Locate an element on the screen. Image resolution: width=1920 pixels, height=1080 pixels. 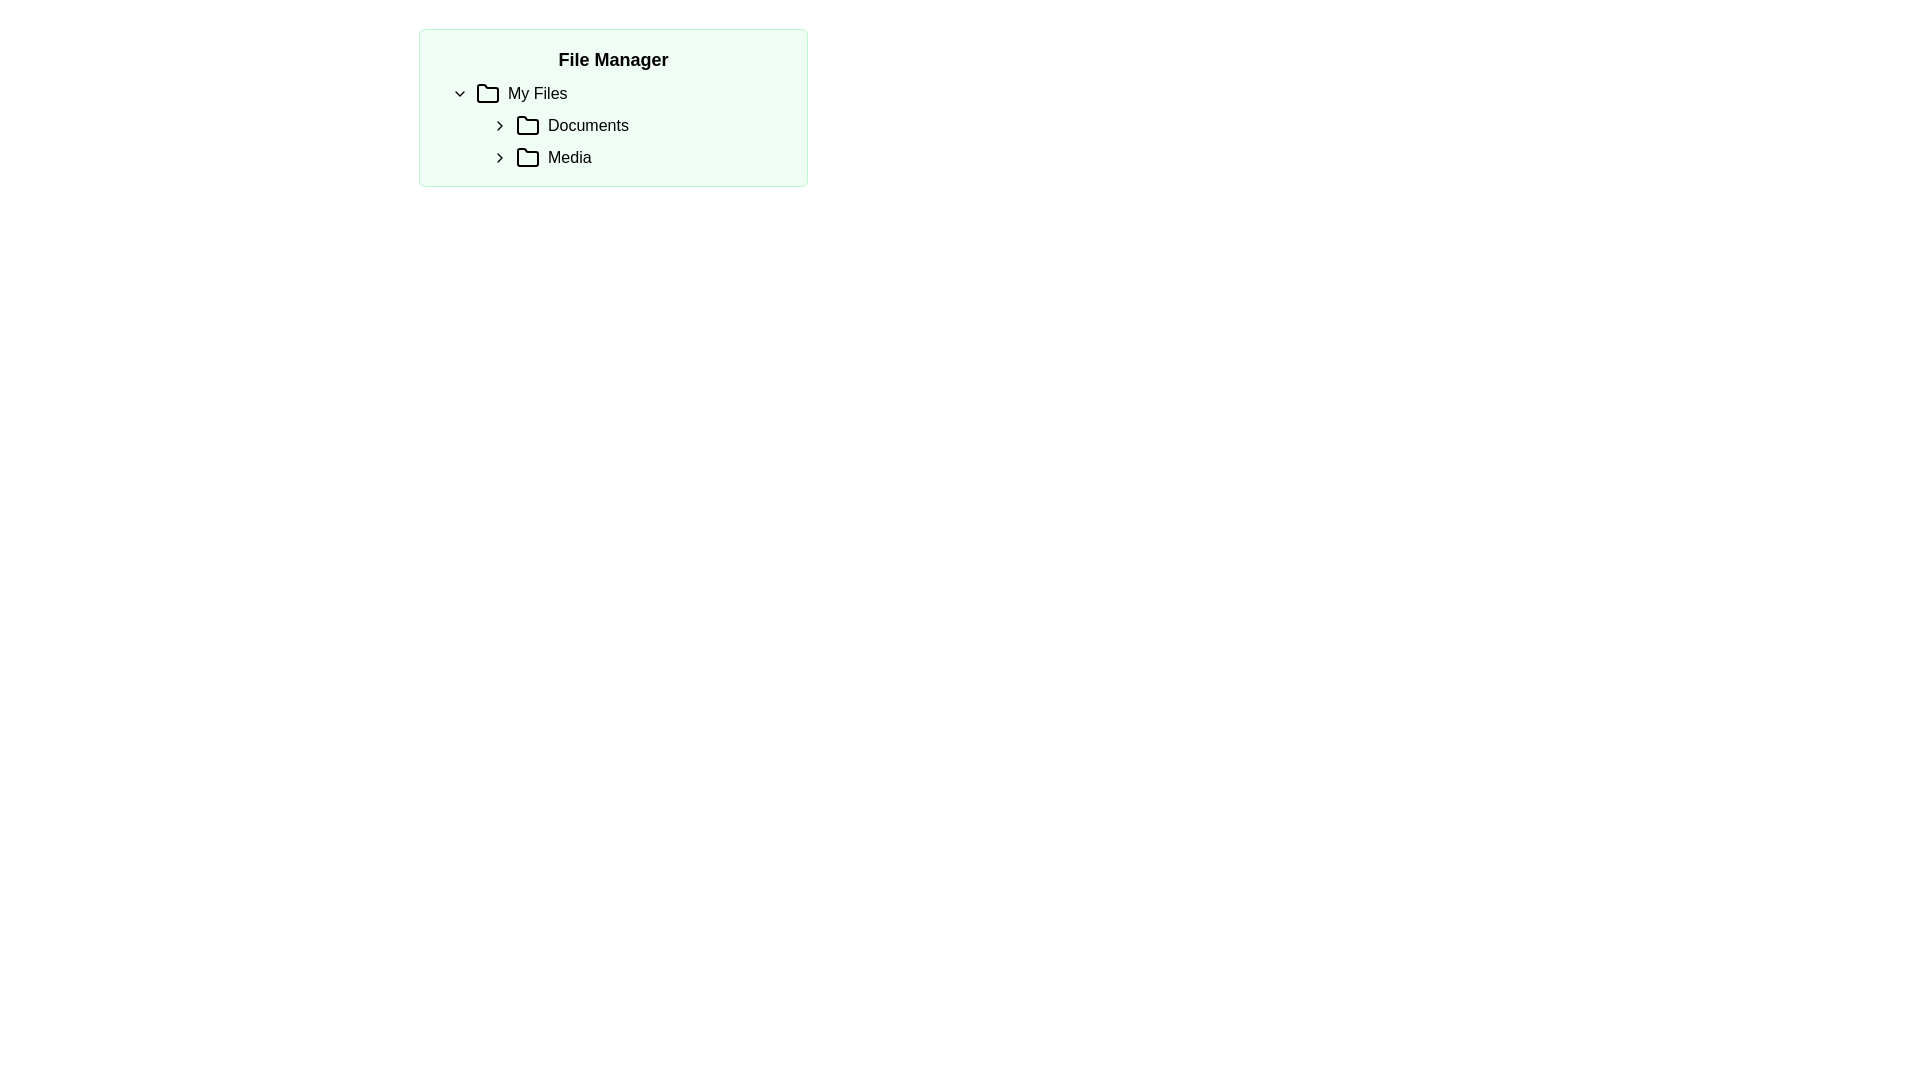
the static label or header at the top-right corner of the folder navigation interface, which indicates the function or title related to file management is located at coordinates (612, 59).